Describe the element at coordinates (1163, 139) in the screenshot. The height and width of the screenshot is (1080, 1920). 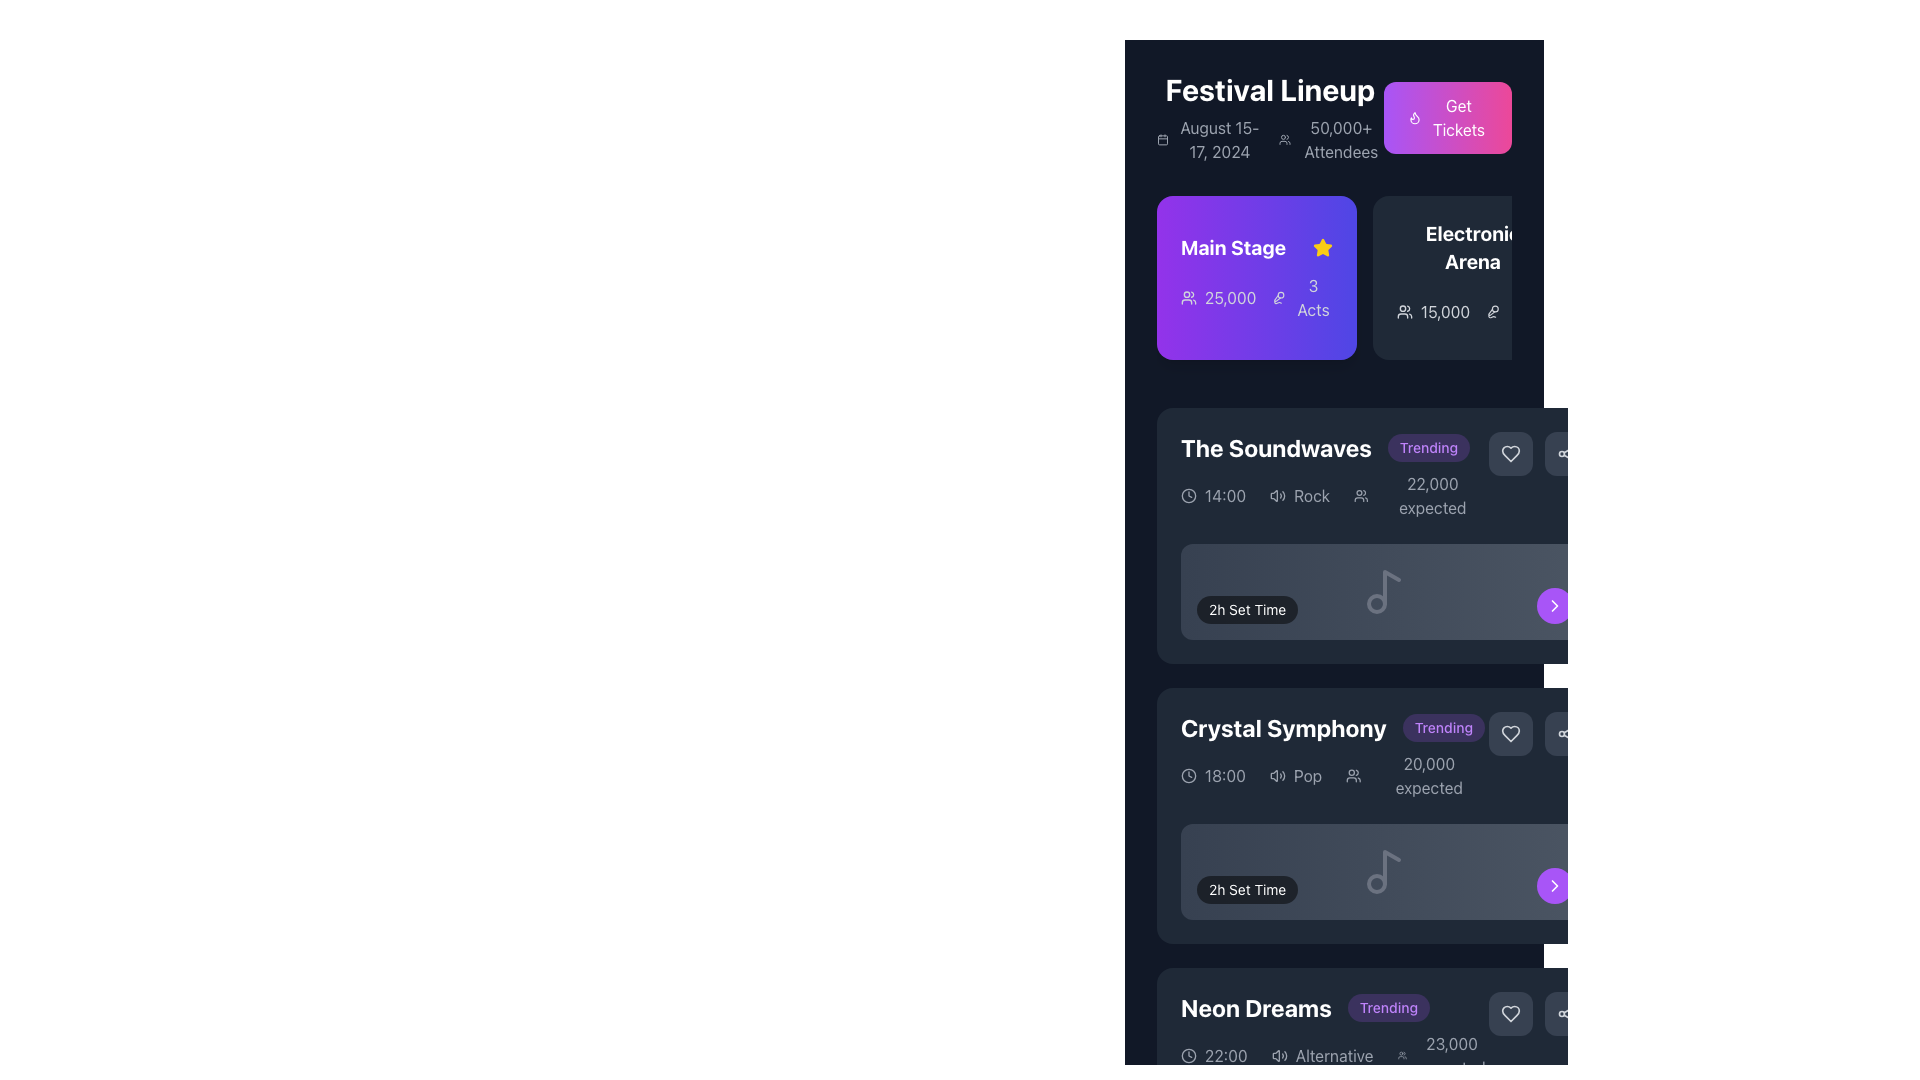
I see `the SVG rectangle with rounded corners, styled as part of a calendar icon located next to the date 'August 15-17, 2024', in the top left section of the interface near the 'Festival Lineup' header` at that location.